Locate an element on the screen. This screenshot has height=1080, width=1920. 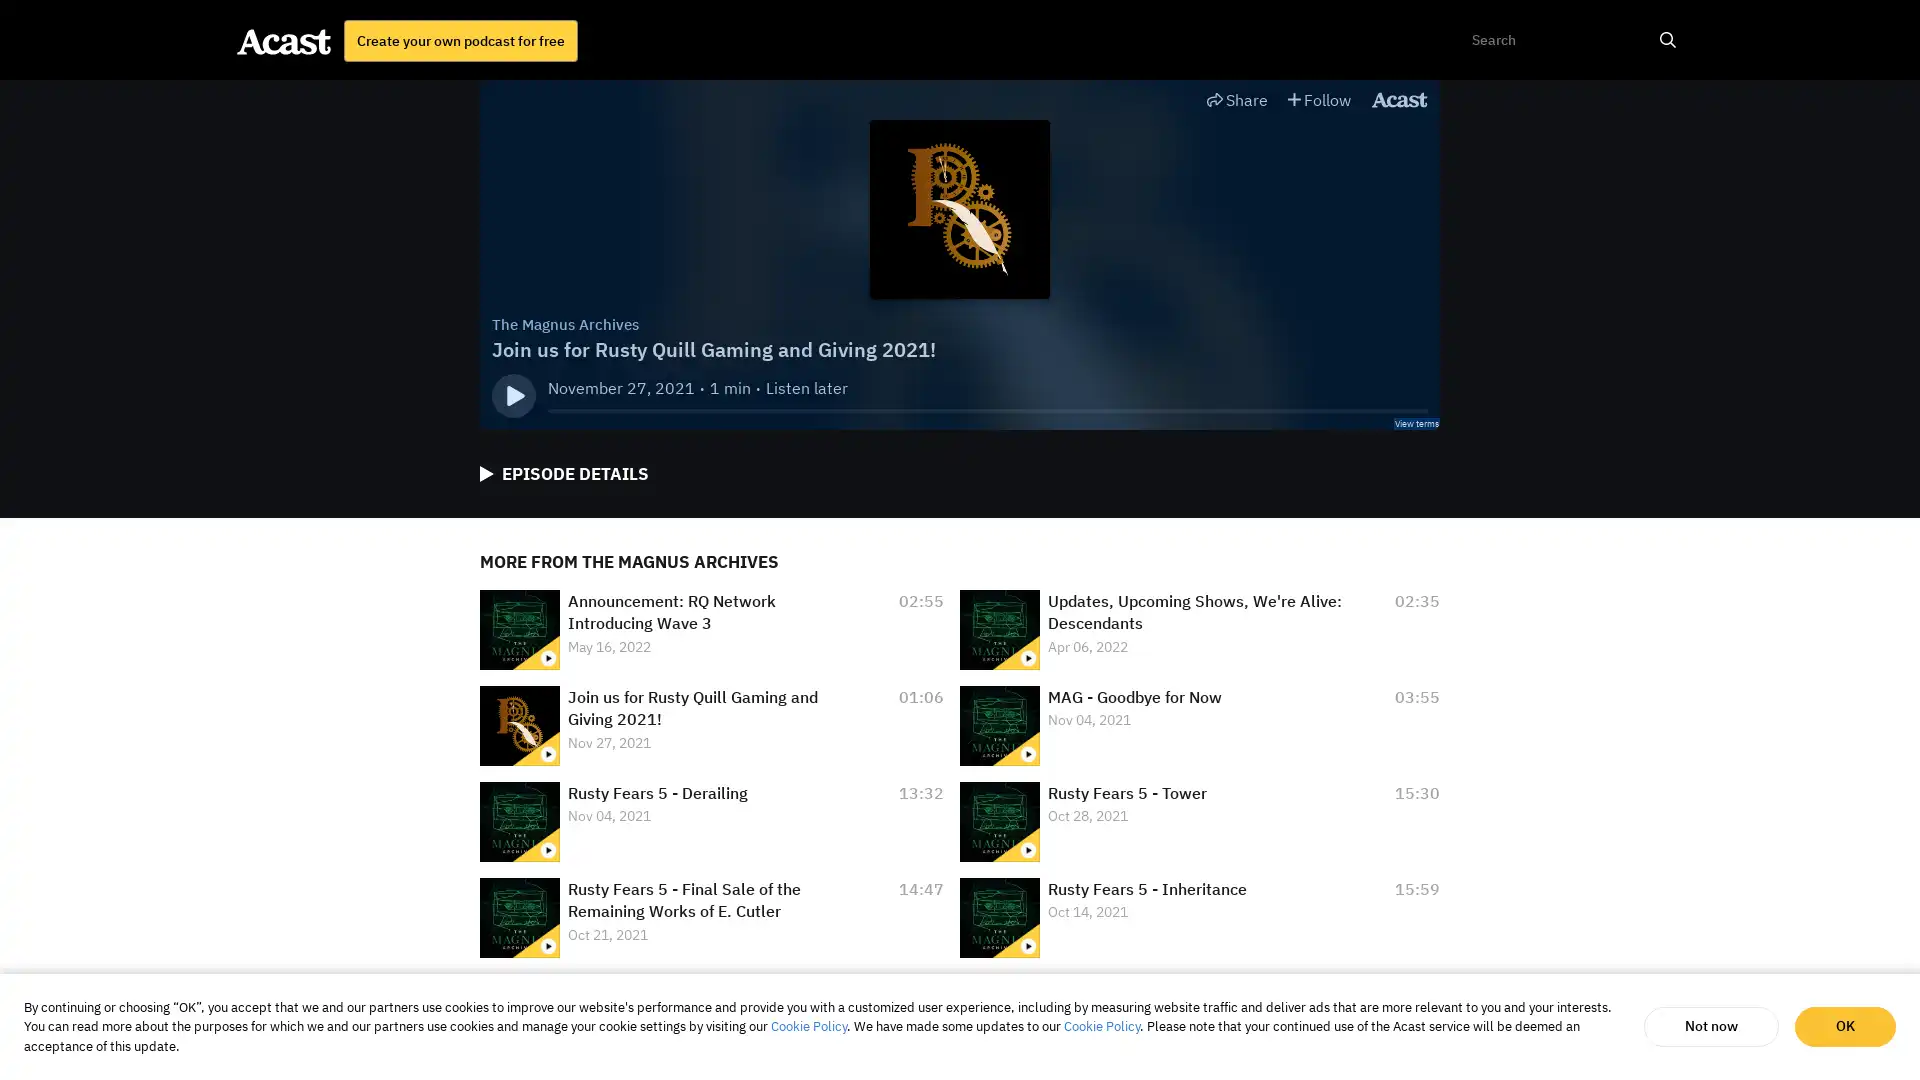
EPISODE DETAILS is located at coordinates (563, 474).